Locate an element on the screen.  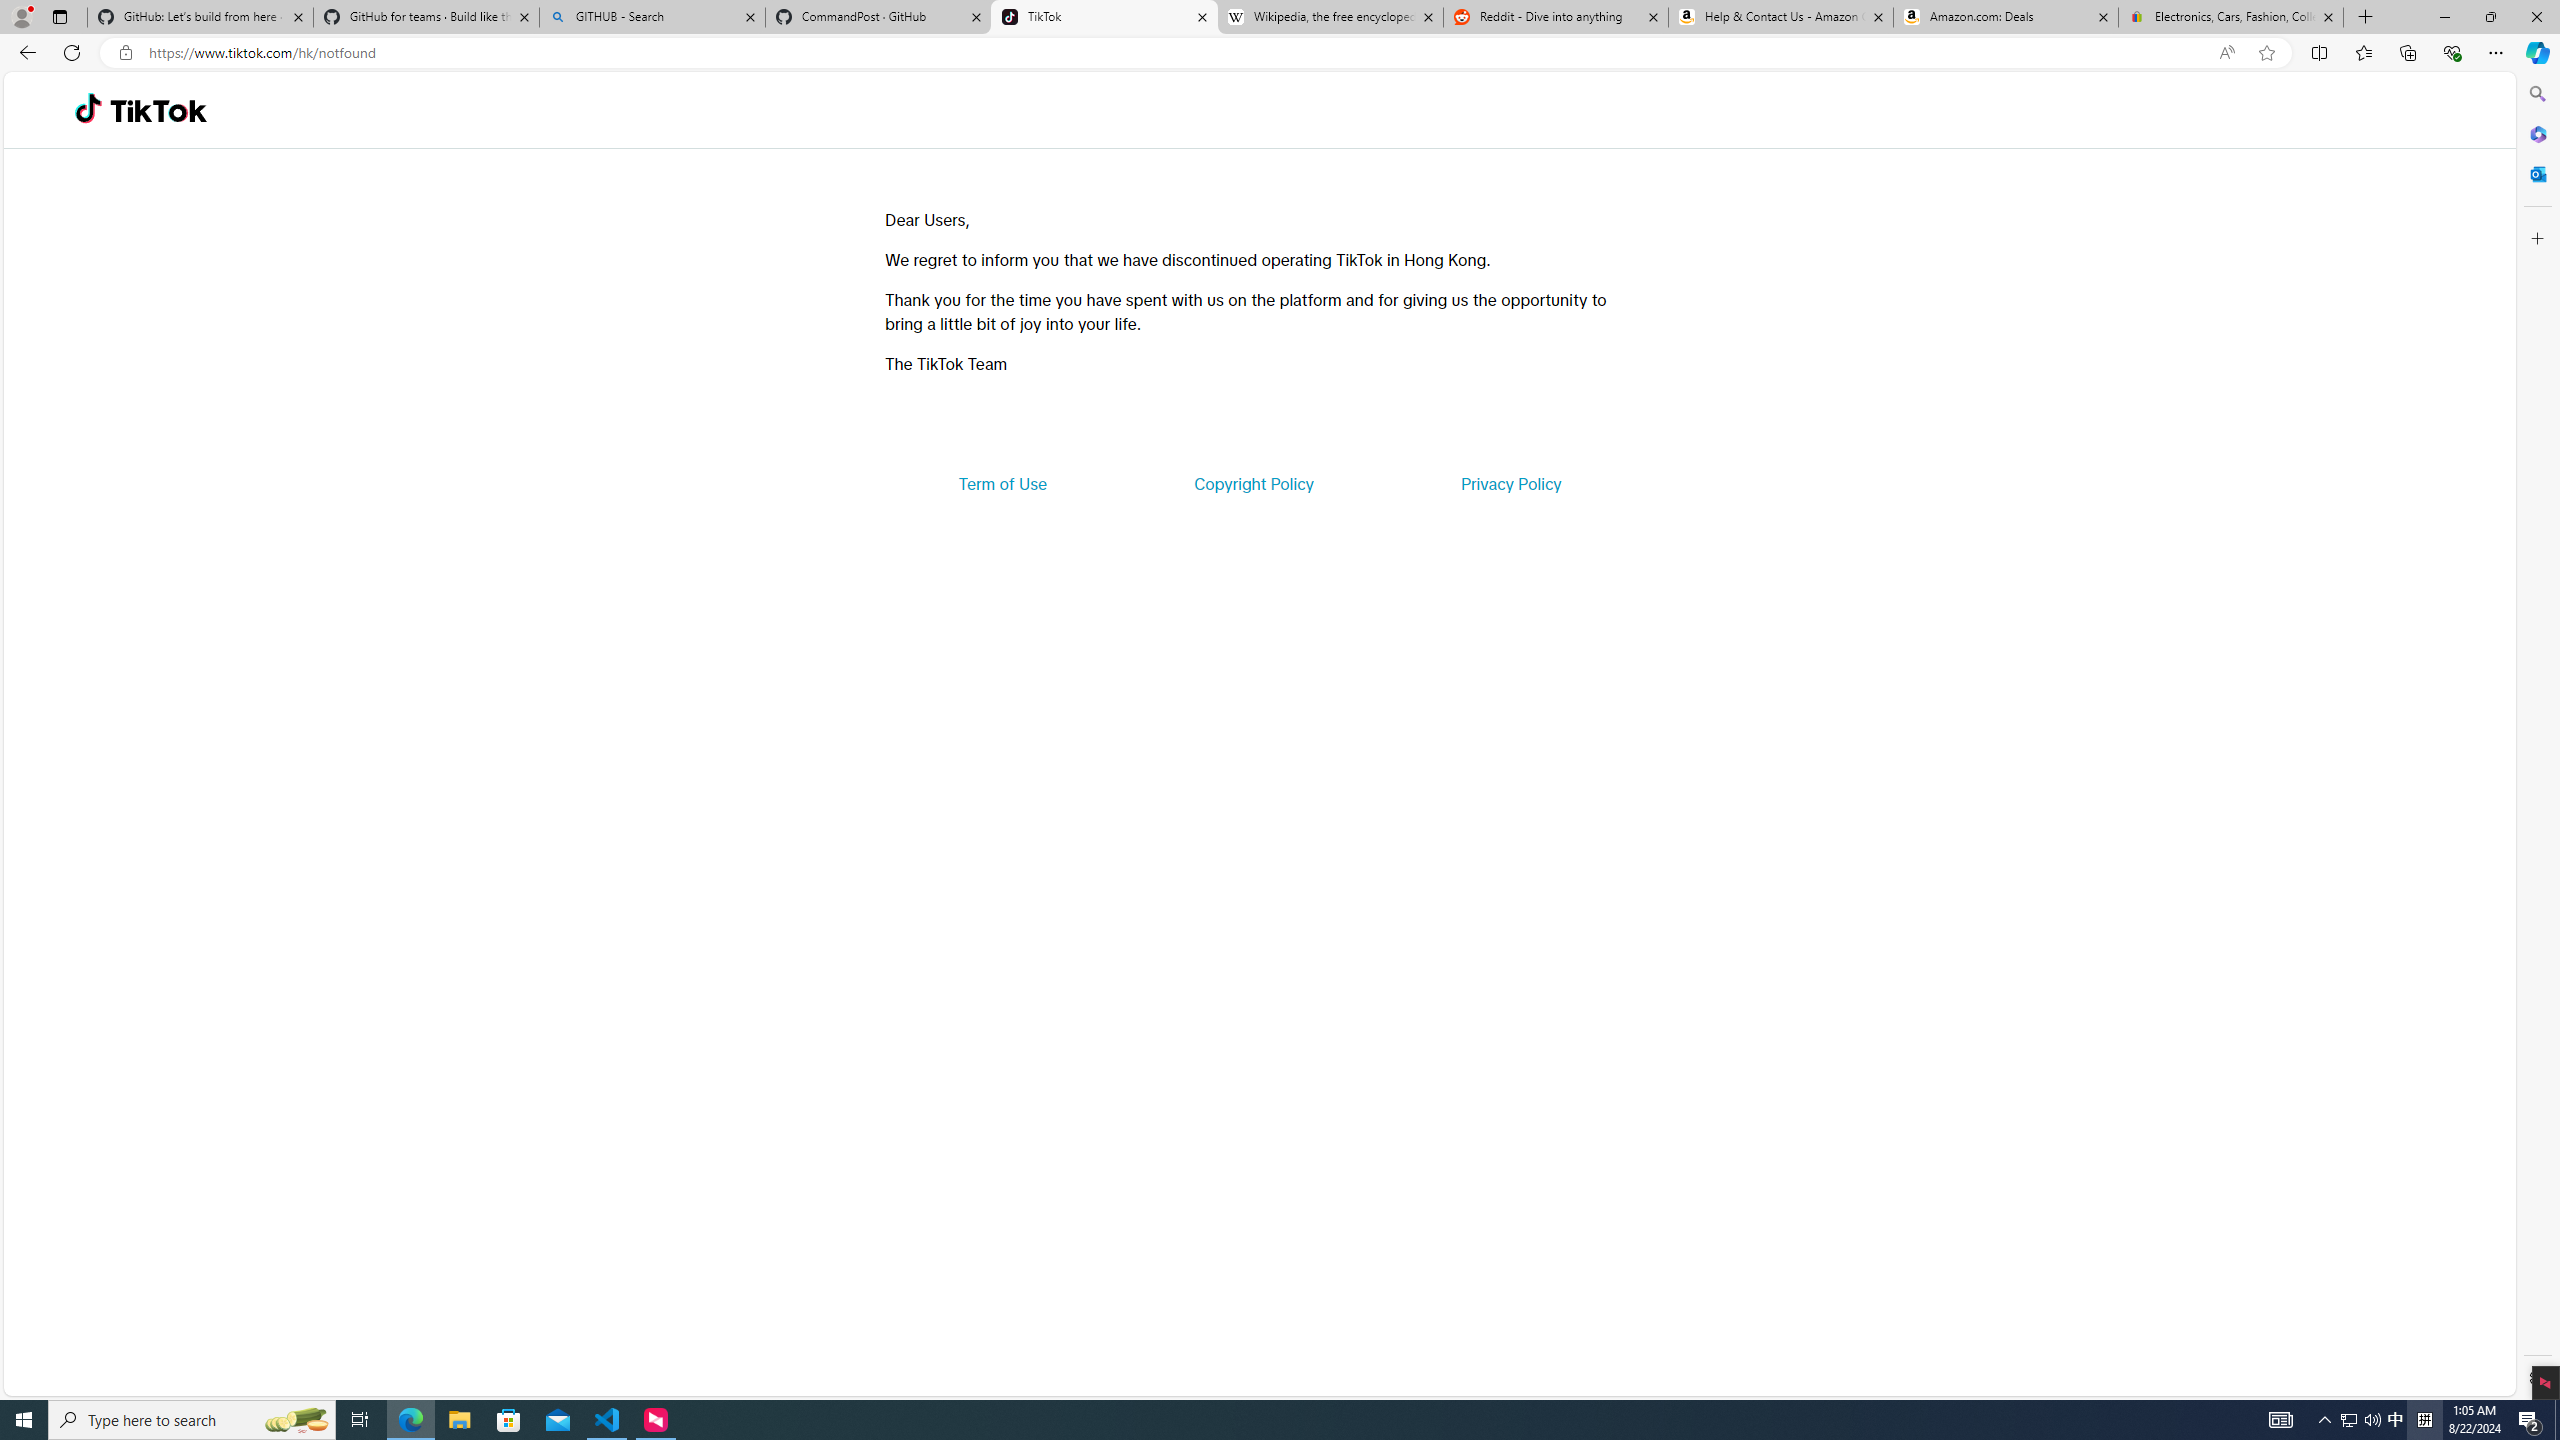
'Term of Use' is located at coordinates (1002, 482).